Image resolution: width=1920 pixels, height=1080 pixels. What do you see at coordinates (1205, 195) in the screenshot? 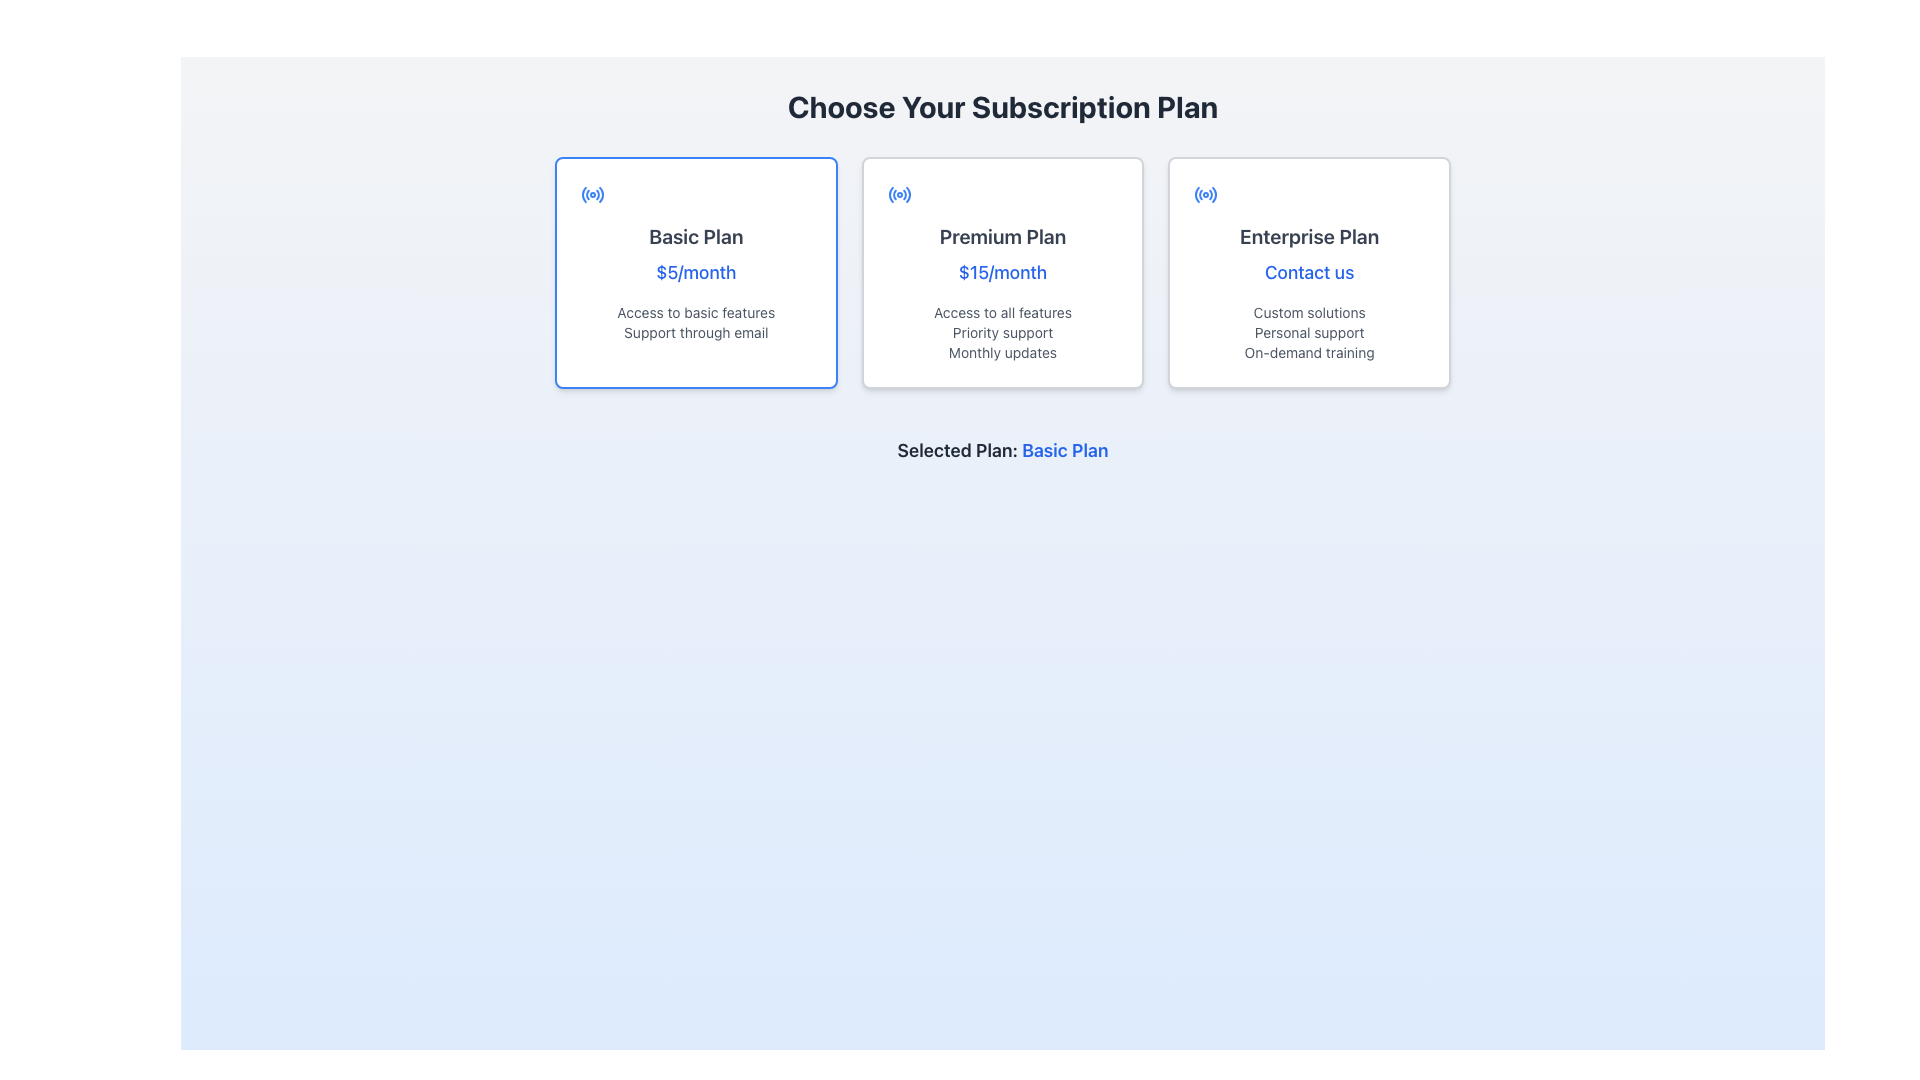
I see `the top-left icon of the 'Enterprise Plan' card, which is the third card in a horizontal series of three cards located on the rightmost side` at bounding box center [1205, 195].